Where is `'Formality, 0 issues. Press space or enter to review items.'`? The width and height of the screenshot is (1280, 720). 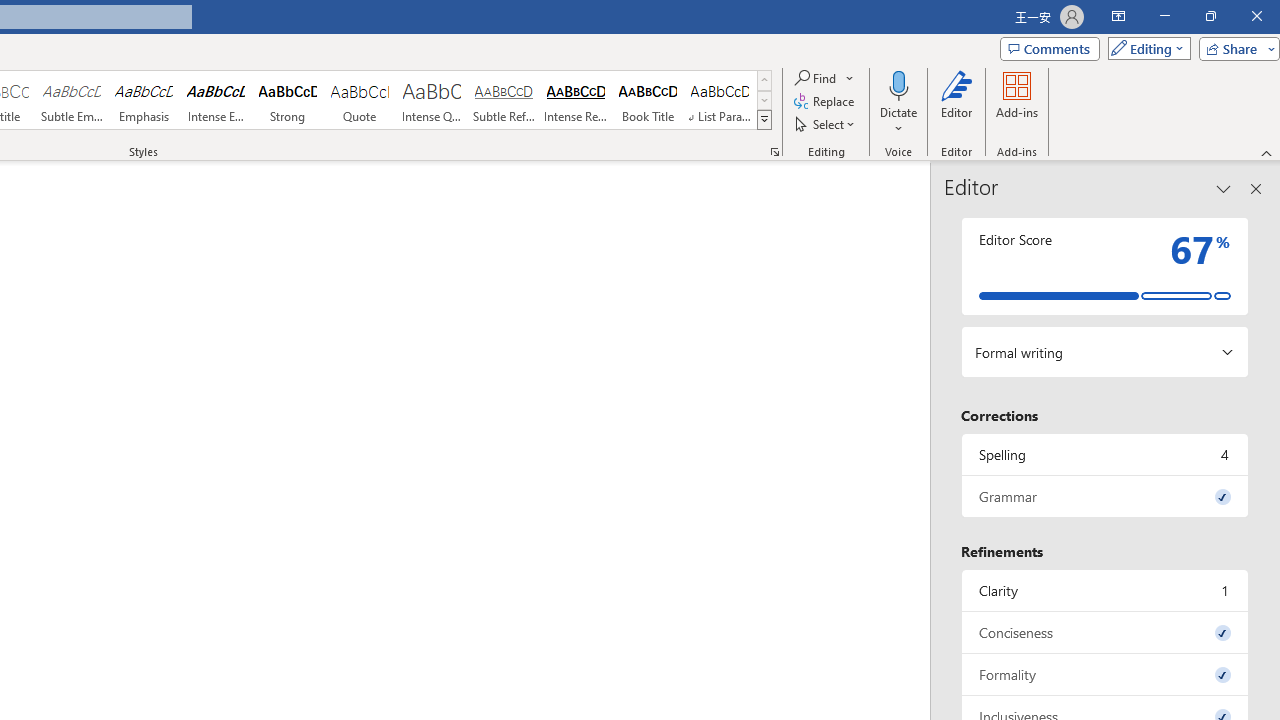
'Formality, 0 issues. Press space or enter to review items.' is located at coordinates (1104, 674).